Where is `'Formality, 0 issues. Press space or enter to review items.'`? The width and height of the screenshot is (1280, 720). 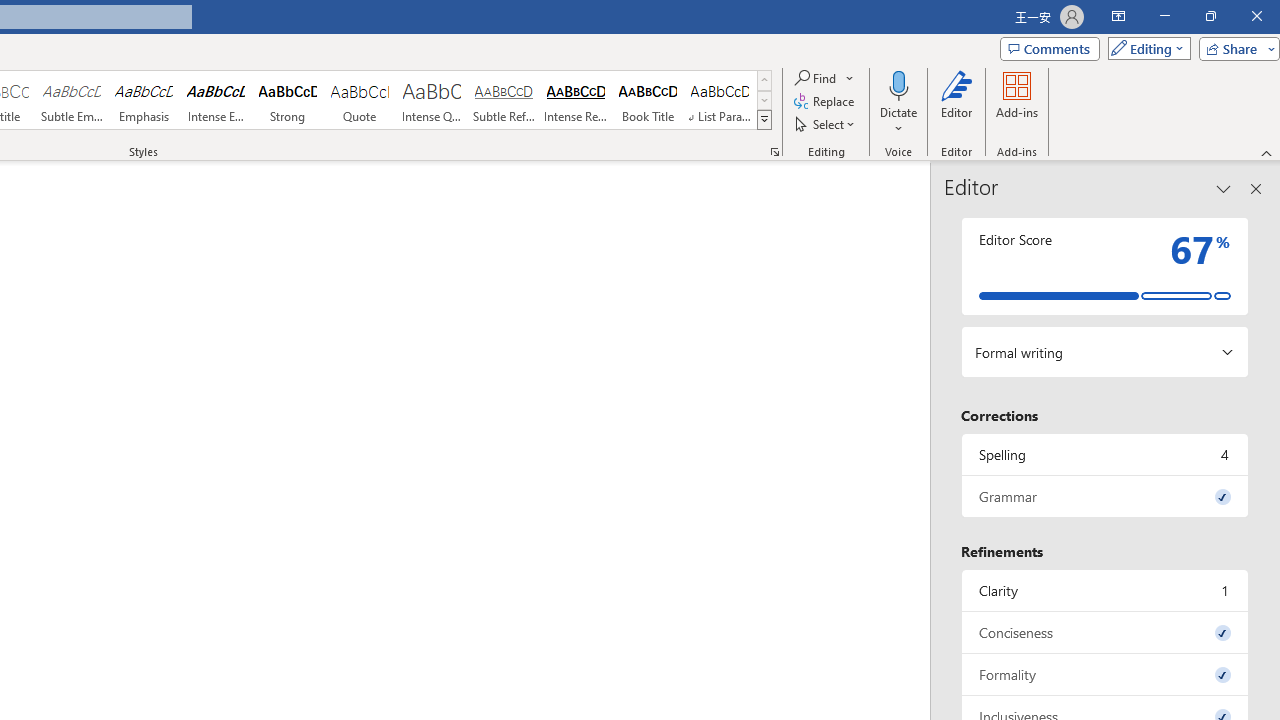
'Formality, 0 issues. Press space or enter to review items.' is located at coordinates (1104, 674).